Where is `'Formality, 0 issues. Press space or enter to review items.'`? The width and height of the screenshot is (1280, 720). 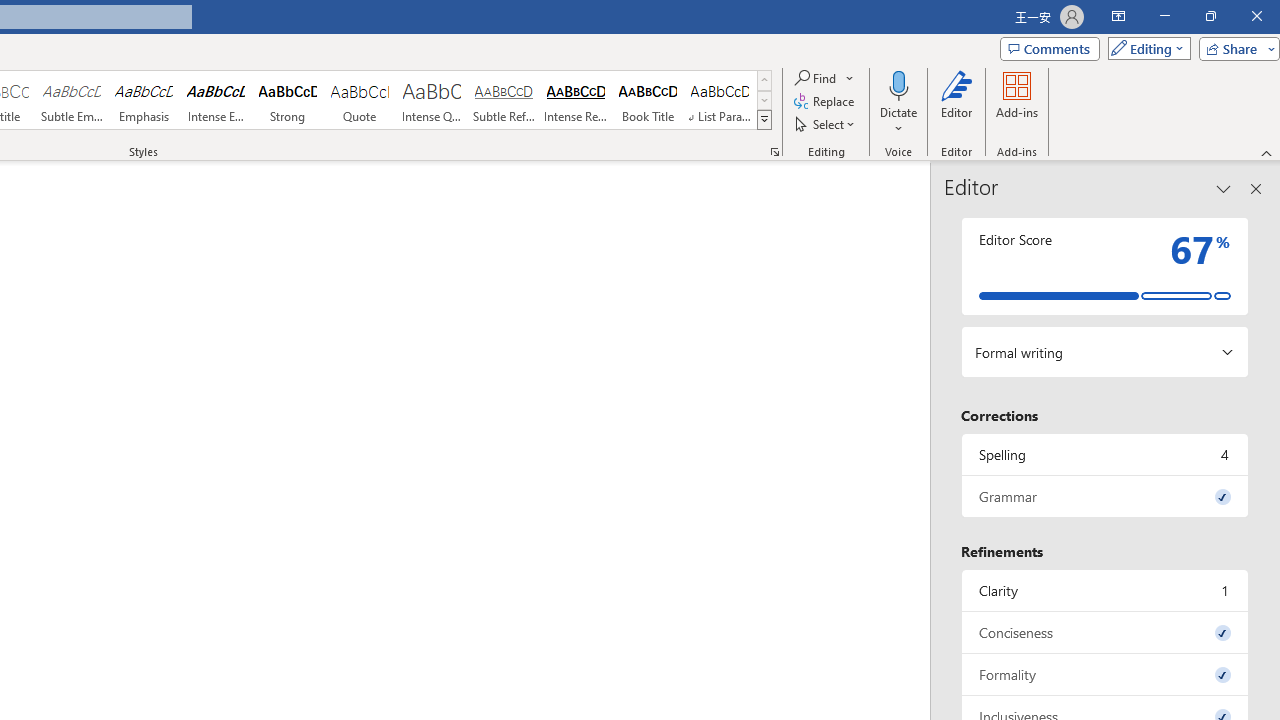
'Formality, 0 issues. Press space or enter to review items.' is located at coordinates (1104, 674).